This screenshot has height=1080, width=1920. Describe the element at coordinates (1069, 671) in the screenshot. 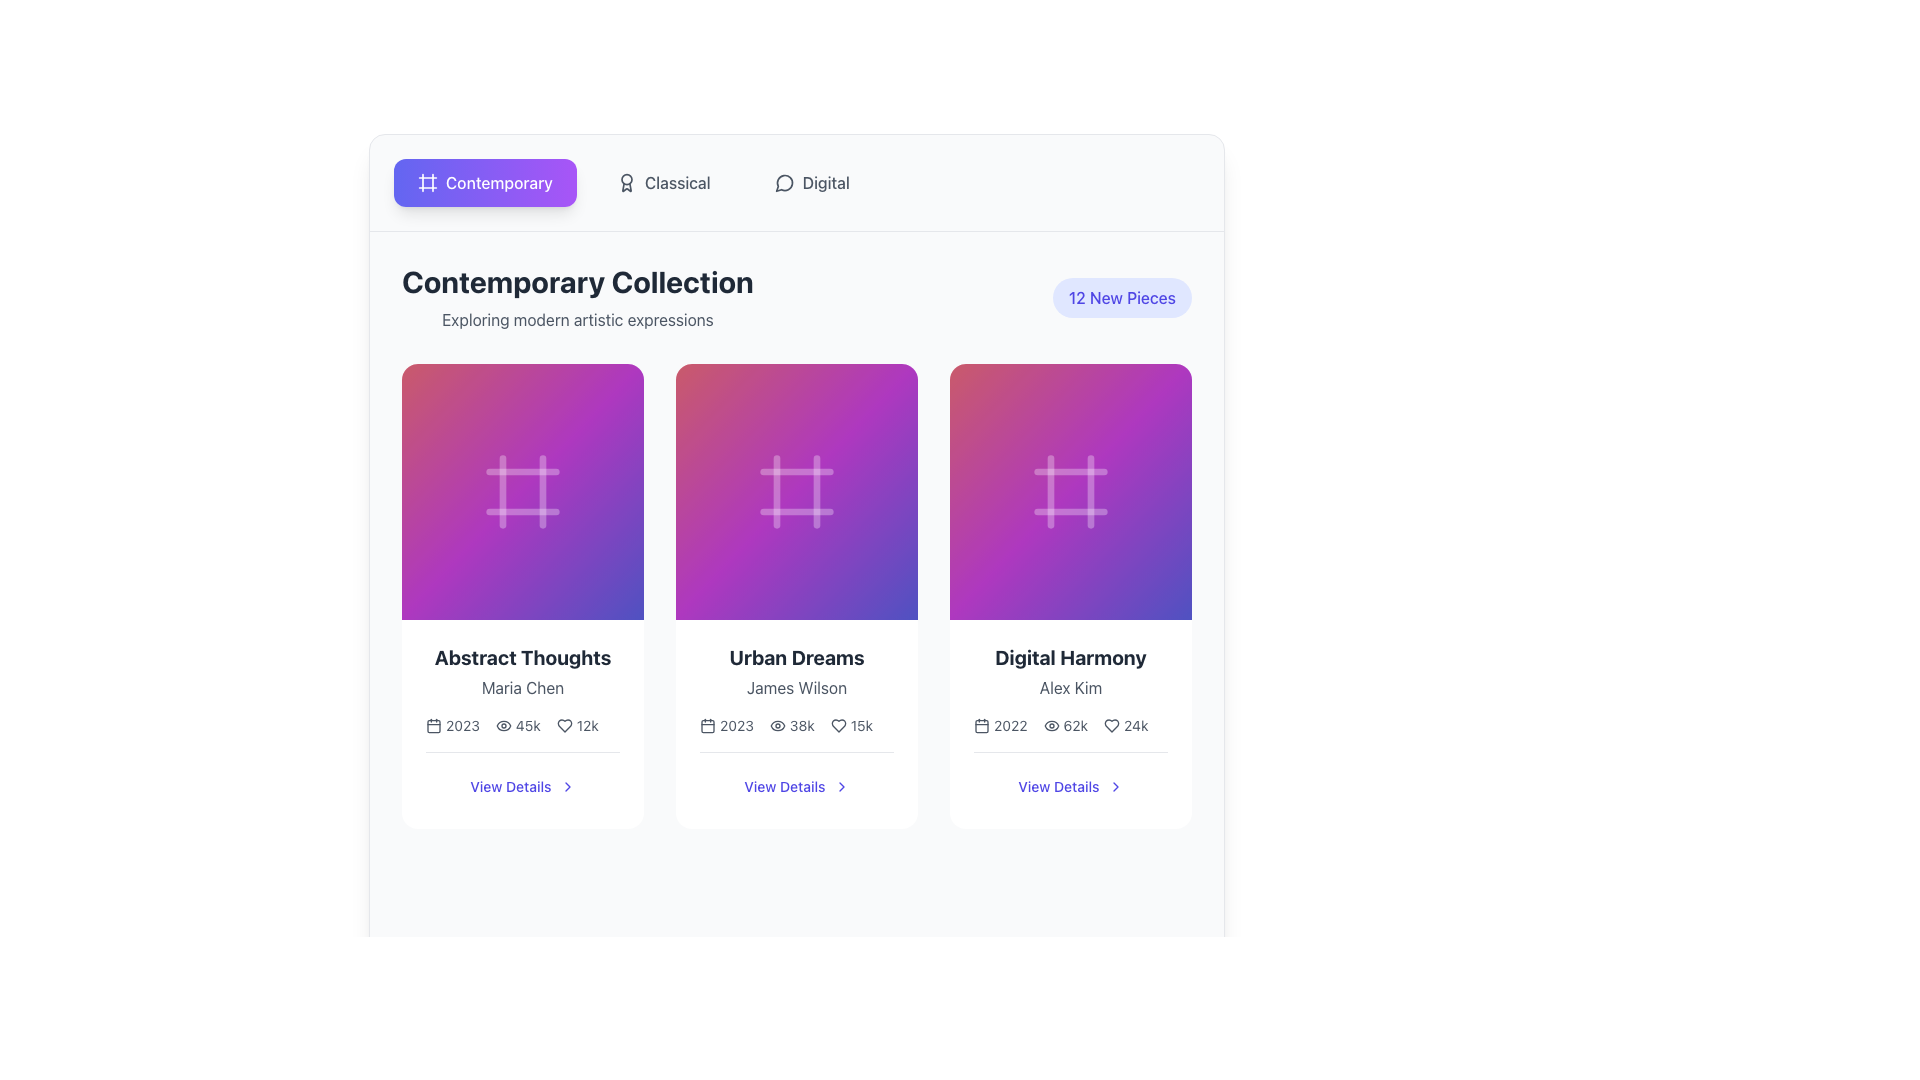

I see `the text block element titled 'Digital Harmony' by Alex Kim, which is located in the third box of a series, directly to the right of the 'Urban Dreams' box` at that location.